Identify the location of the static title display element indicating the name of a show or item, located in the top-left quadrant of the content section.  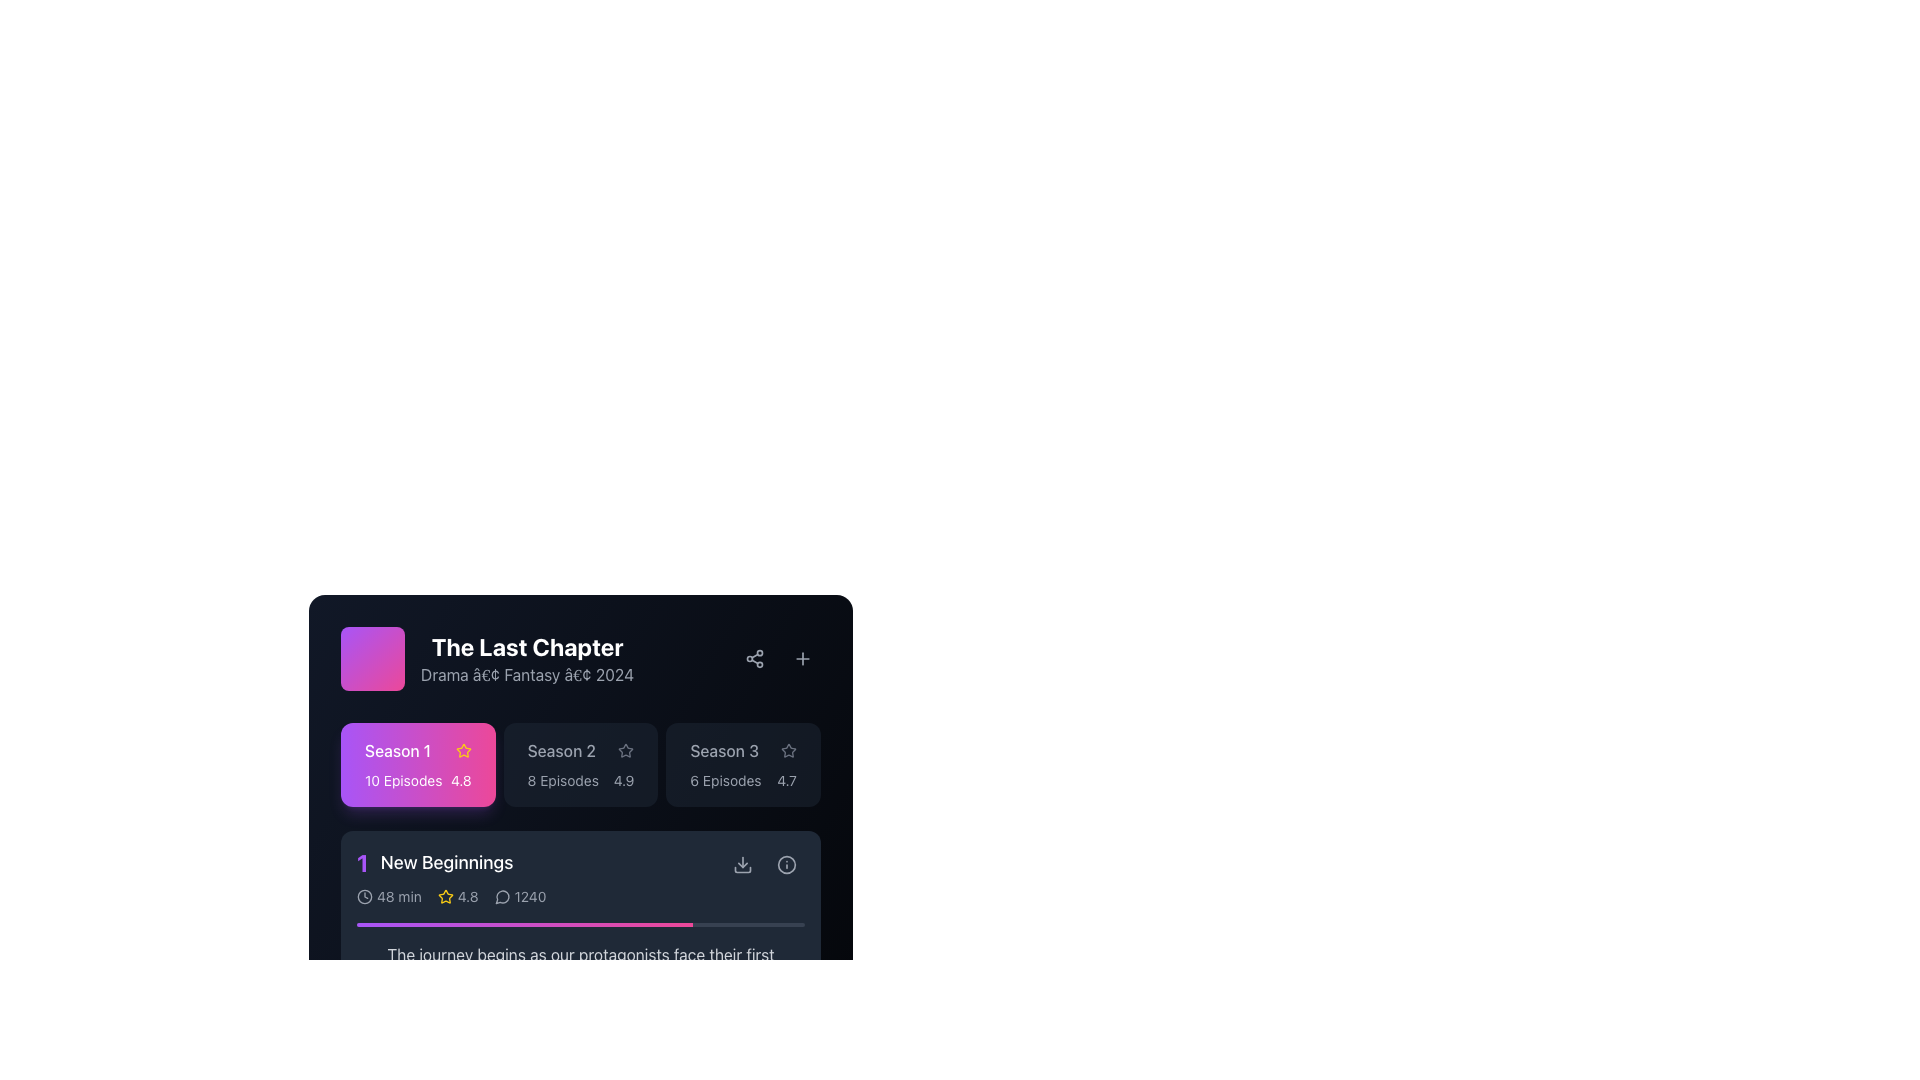
(527, 647).